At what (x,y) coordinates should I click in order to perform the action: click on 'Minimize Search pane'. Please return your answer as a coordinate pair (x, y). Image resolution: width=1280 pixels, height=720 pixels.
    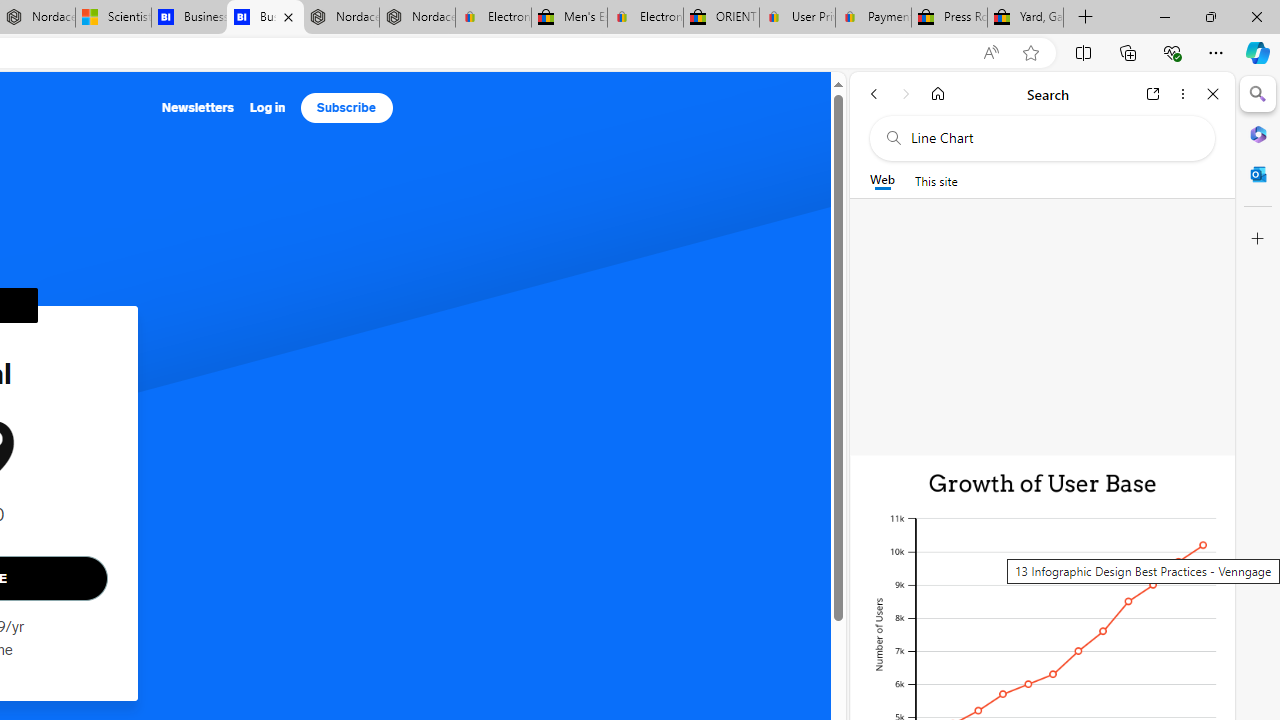
    Looking at the image, I should click on (1257, 94).